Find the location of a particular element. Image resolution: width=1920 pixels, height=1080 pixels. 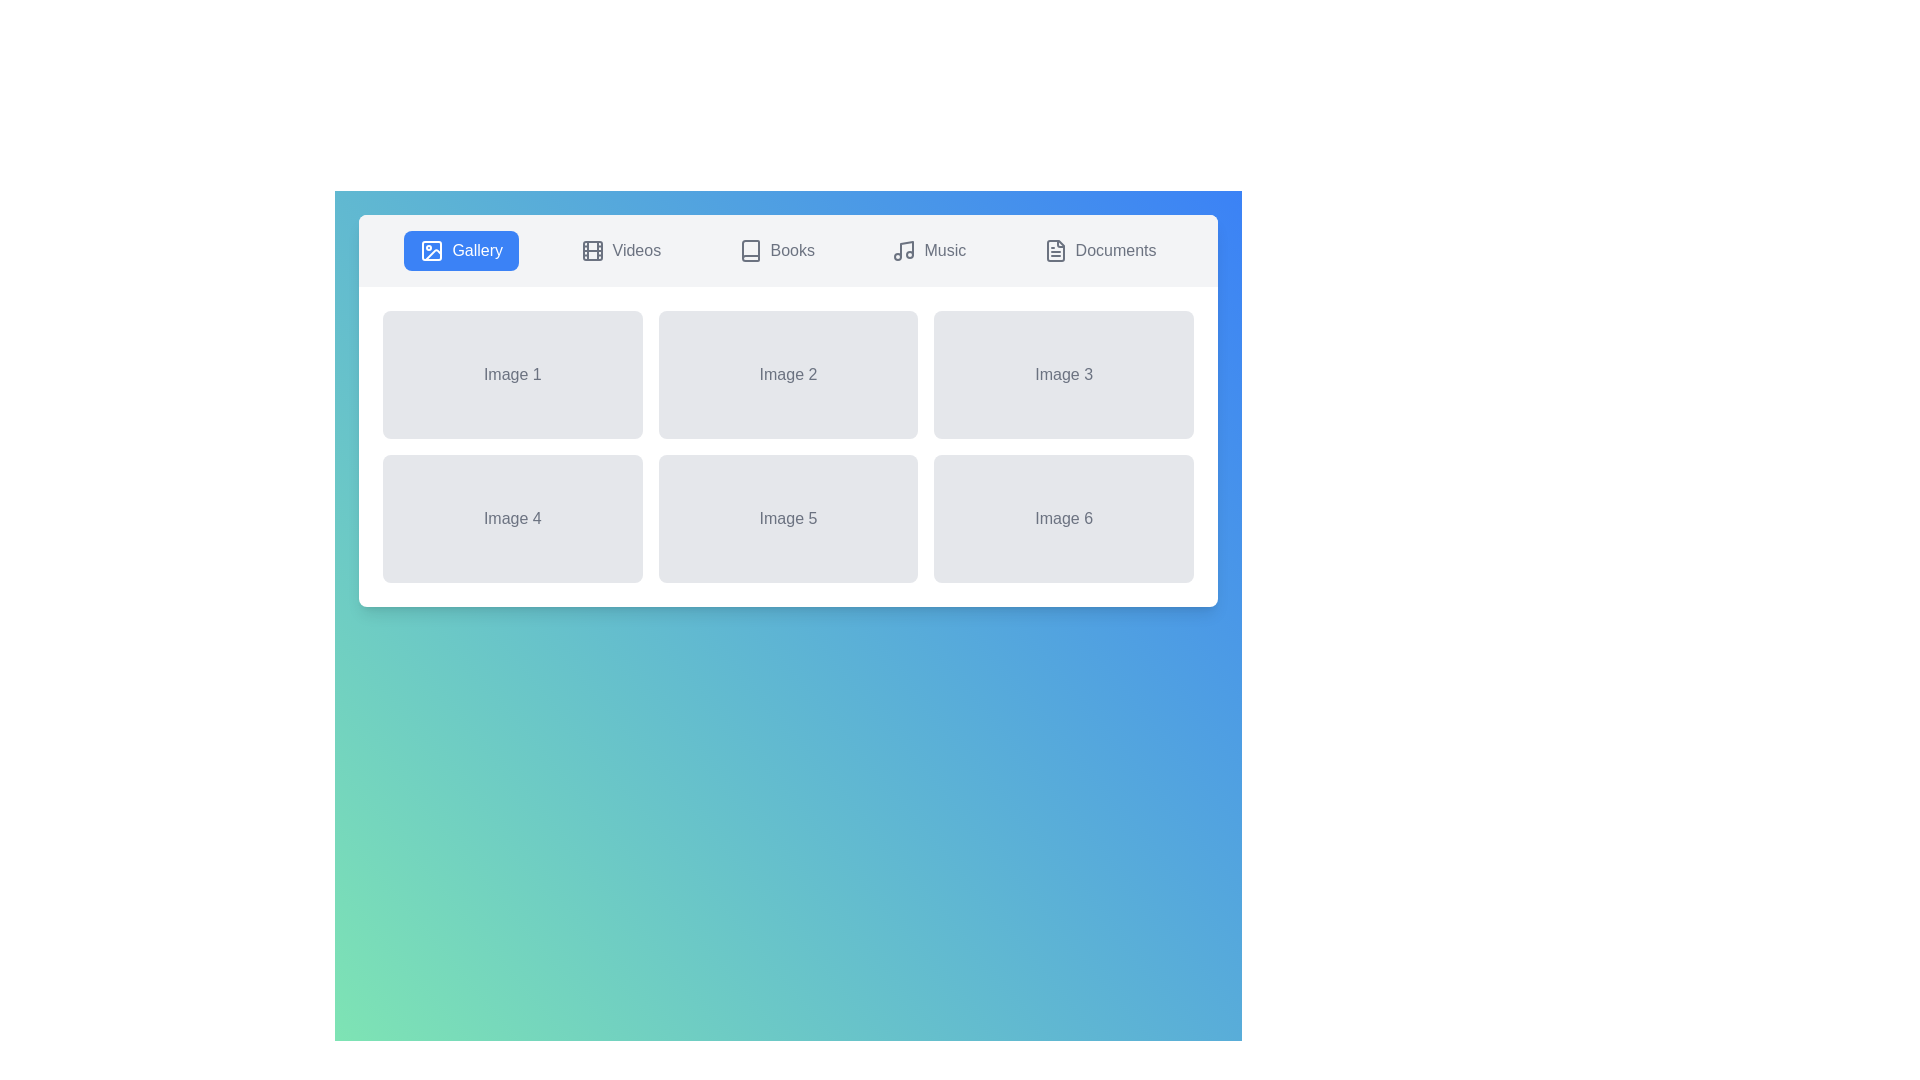

the 'Books' icon in the top navigation row is located at coordinates (749, 249).